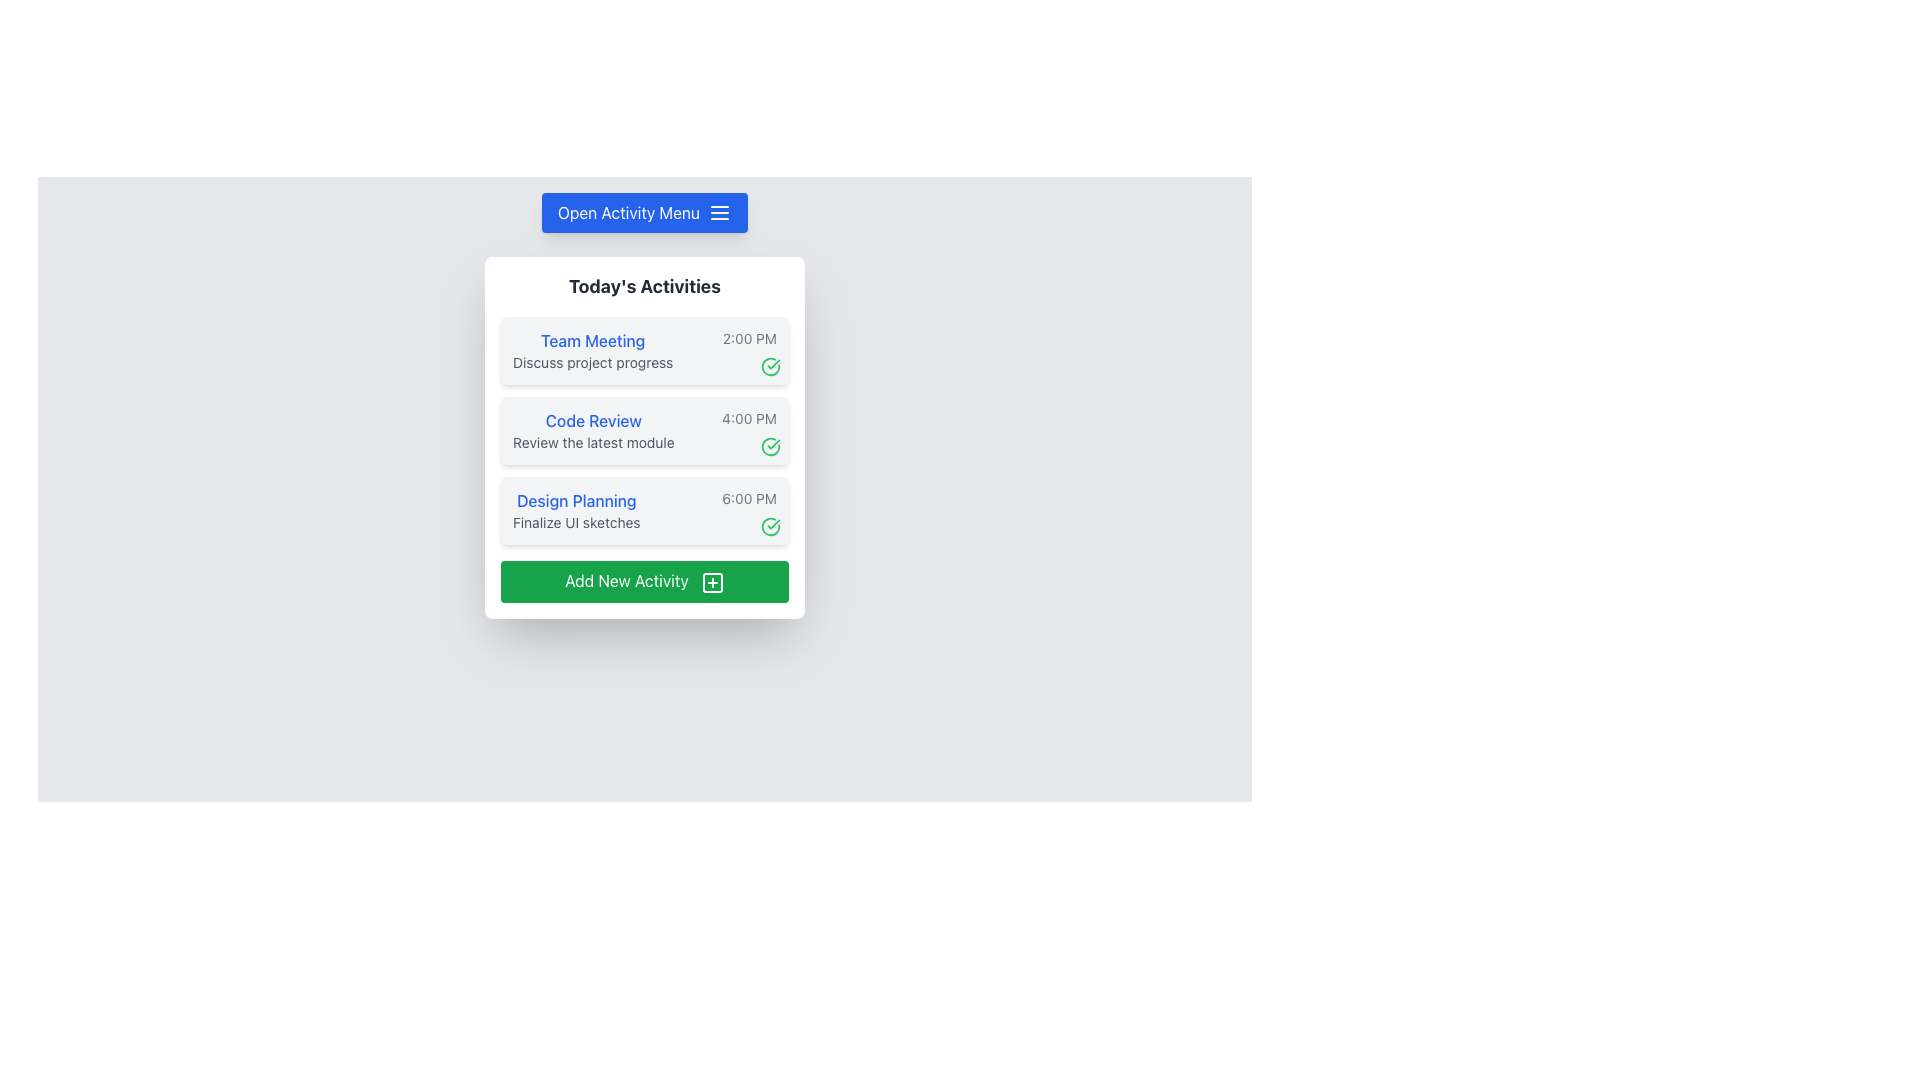 The width and height of the screenshot is (1920, 1080). I want to click on information contained in the List item titled 'Design Planning,' which is the third entry in the 'Today's Activities' panel, so click(644, 509).